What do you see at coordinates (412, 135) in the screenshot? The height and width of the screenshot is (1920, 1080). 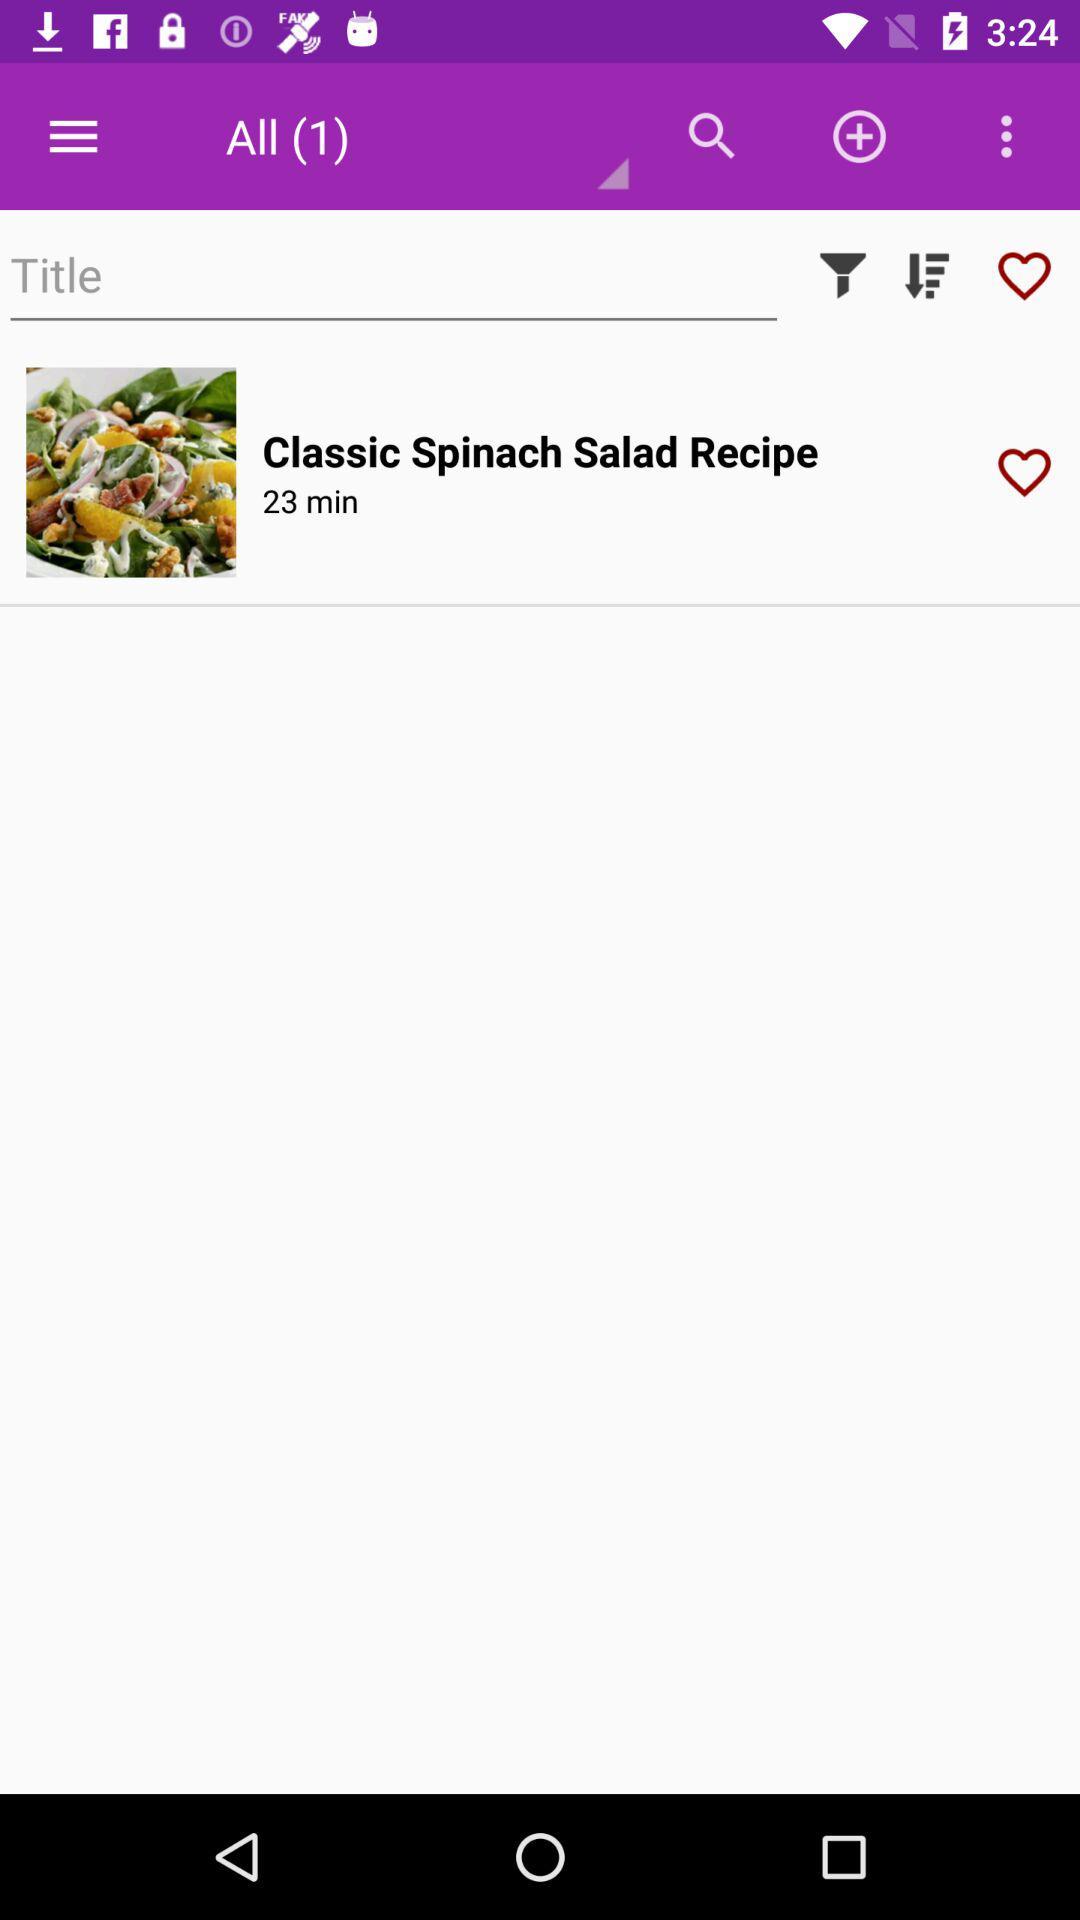 I see `the text to the left of menu bar` at bounding box center [412, 135].